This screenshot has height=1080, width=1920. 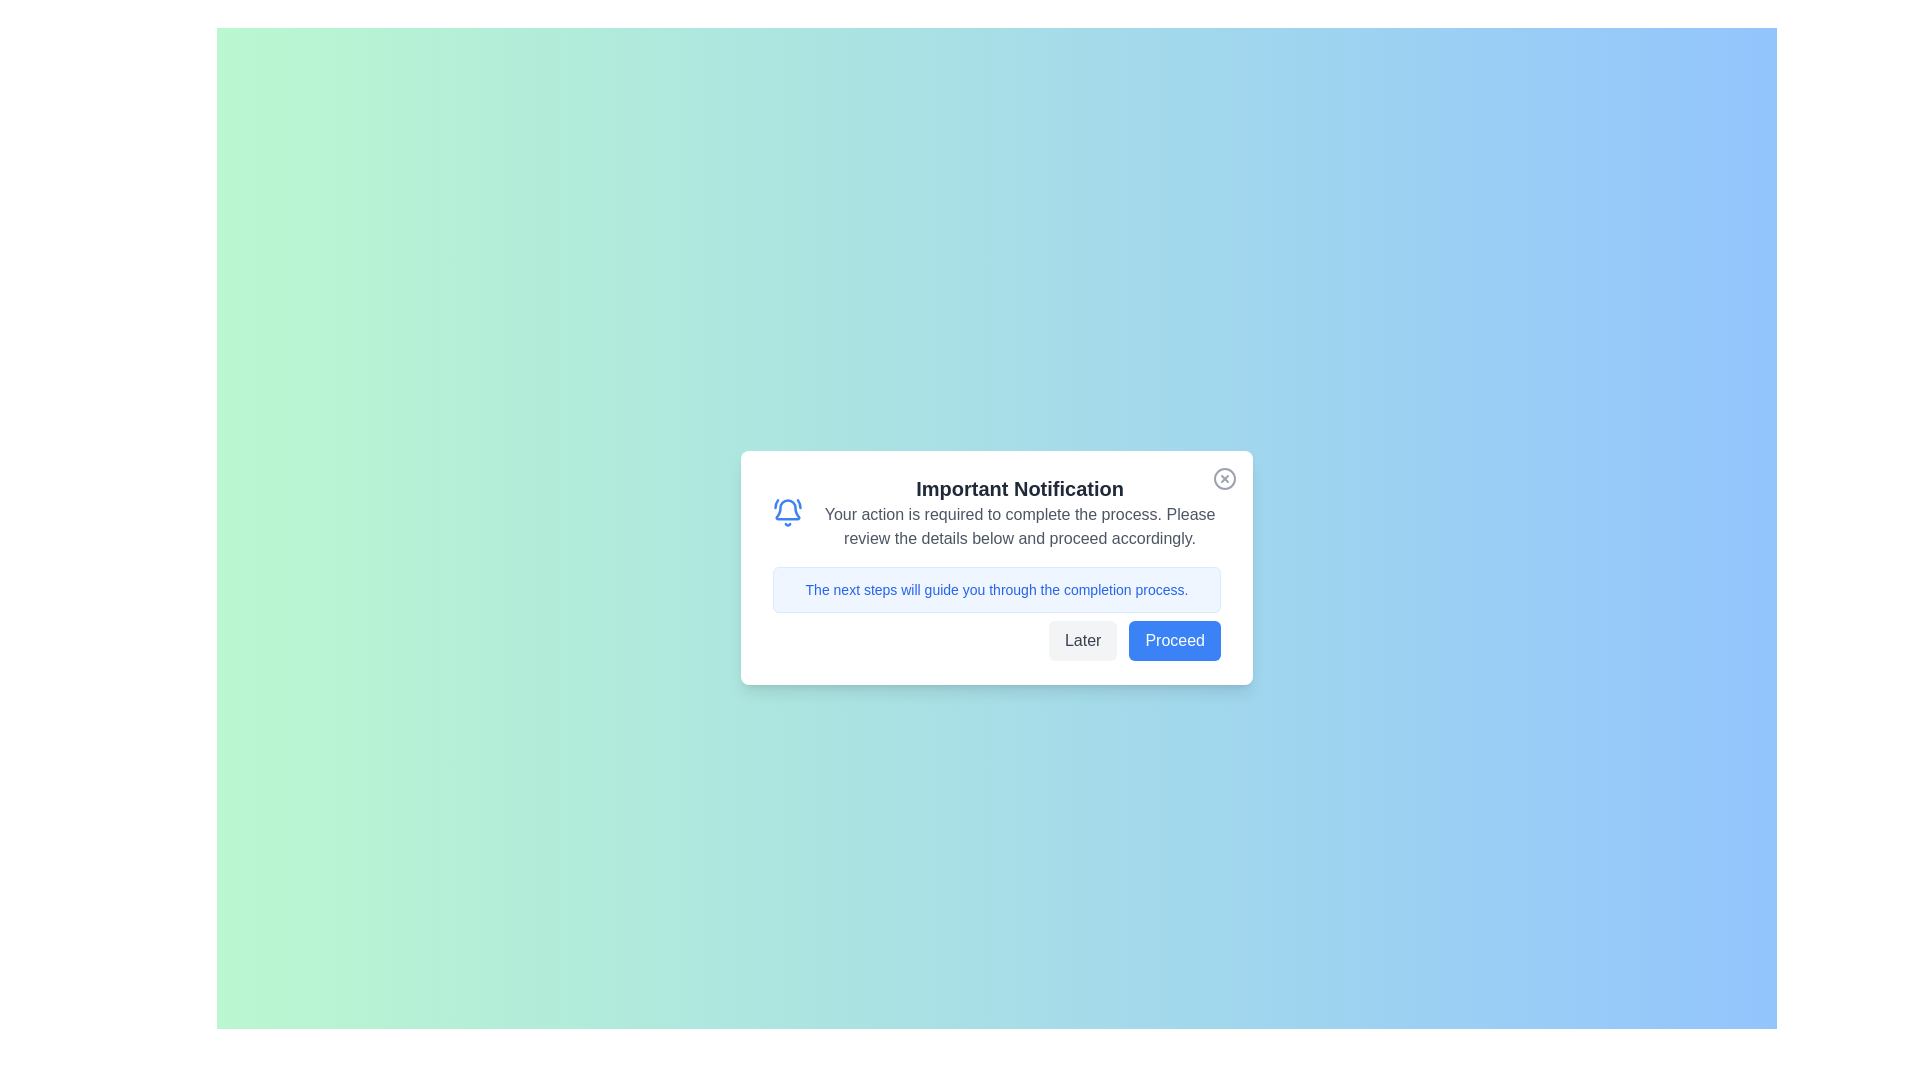 What do you see at coordinates (1082, 640) in the screenshot?
I see `'Later' button to postpone the action` at bounding box center [1082, 640].